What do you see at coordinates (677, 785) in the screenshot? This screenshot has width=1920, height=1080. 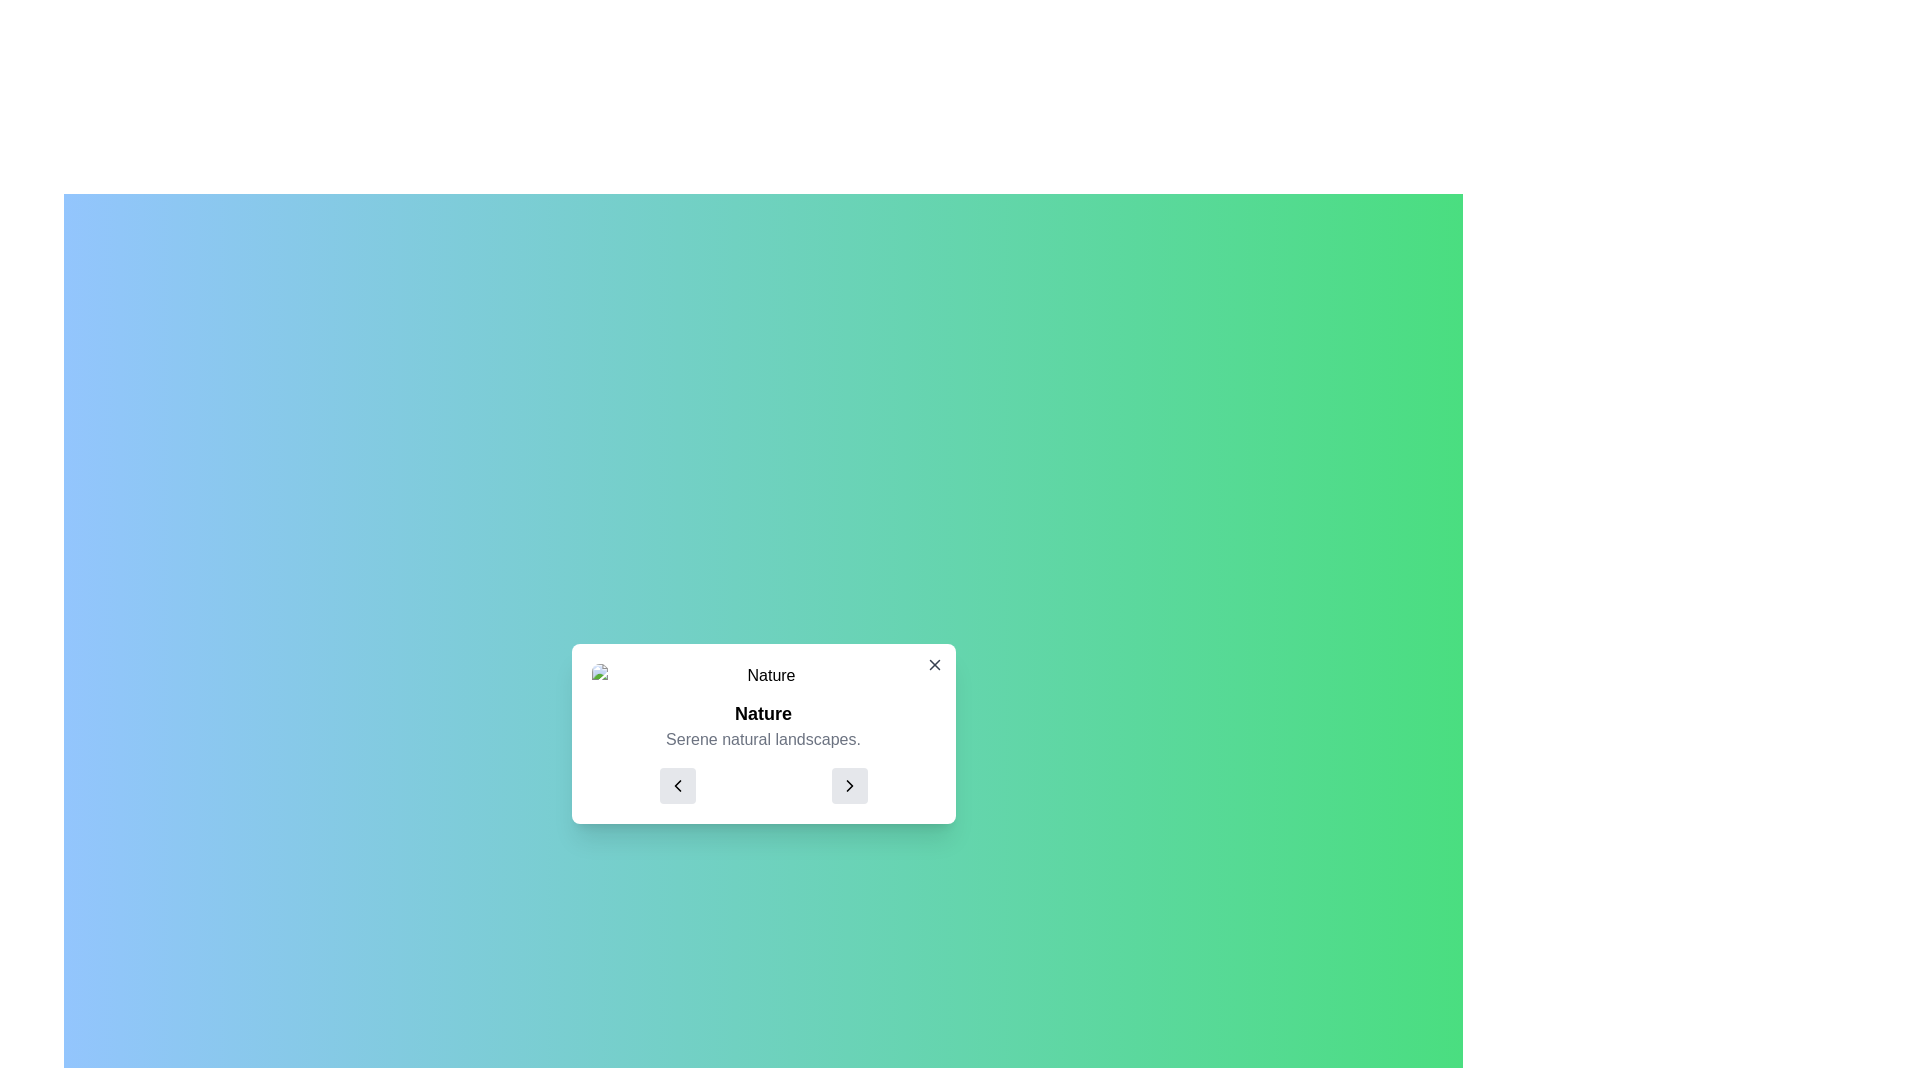 I see `the small left-pointing chevron arrow icon button styled within a rounded, light gray rectangular button in the lower left corner of the dialog` at bounding box center [677, 785].